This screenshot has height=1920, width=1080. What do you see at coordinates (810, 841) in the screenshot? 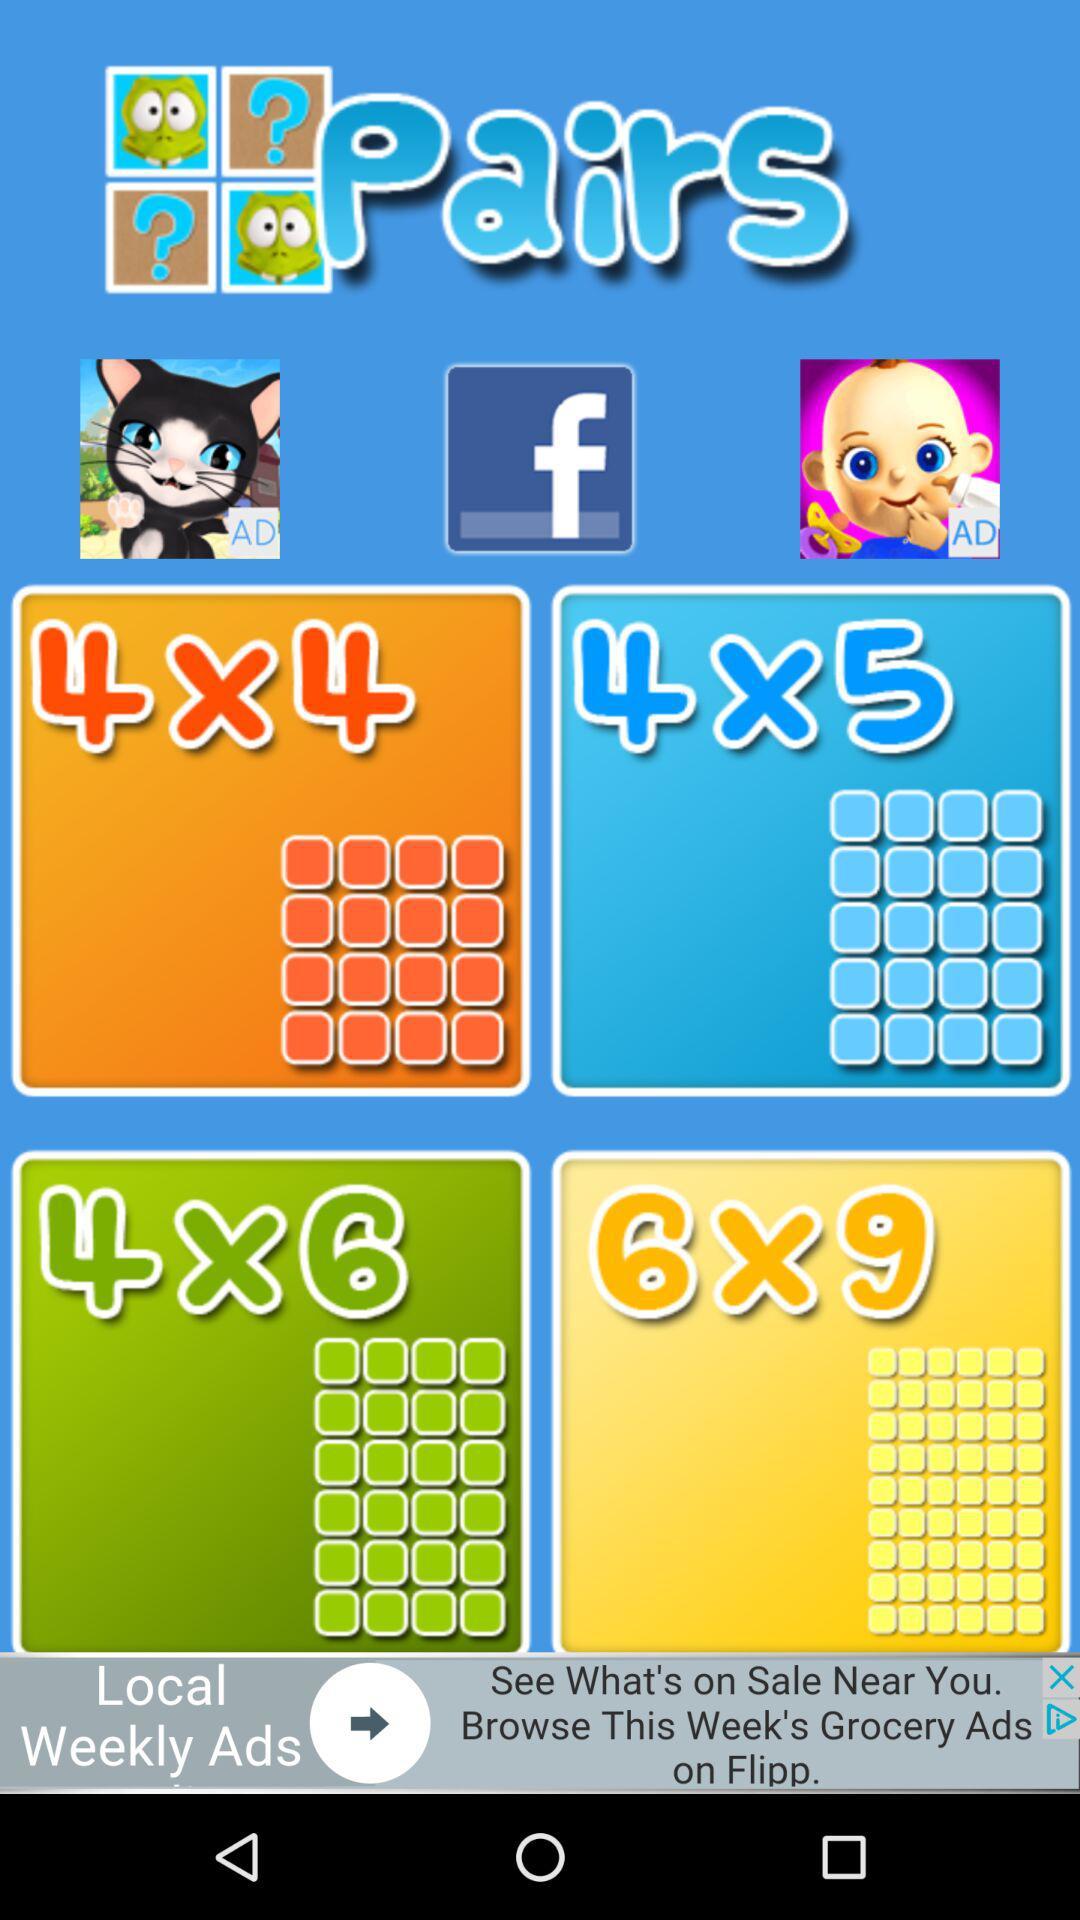
I see `game` at bounding box center [810, 841].